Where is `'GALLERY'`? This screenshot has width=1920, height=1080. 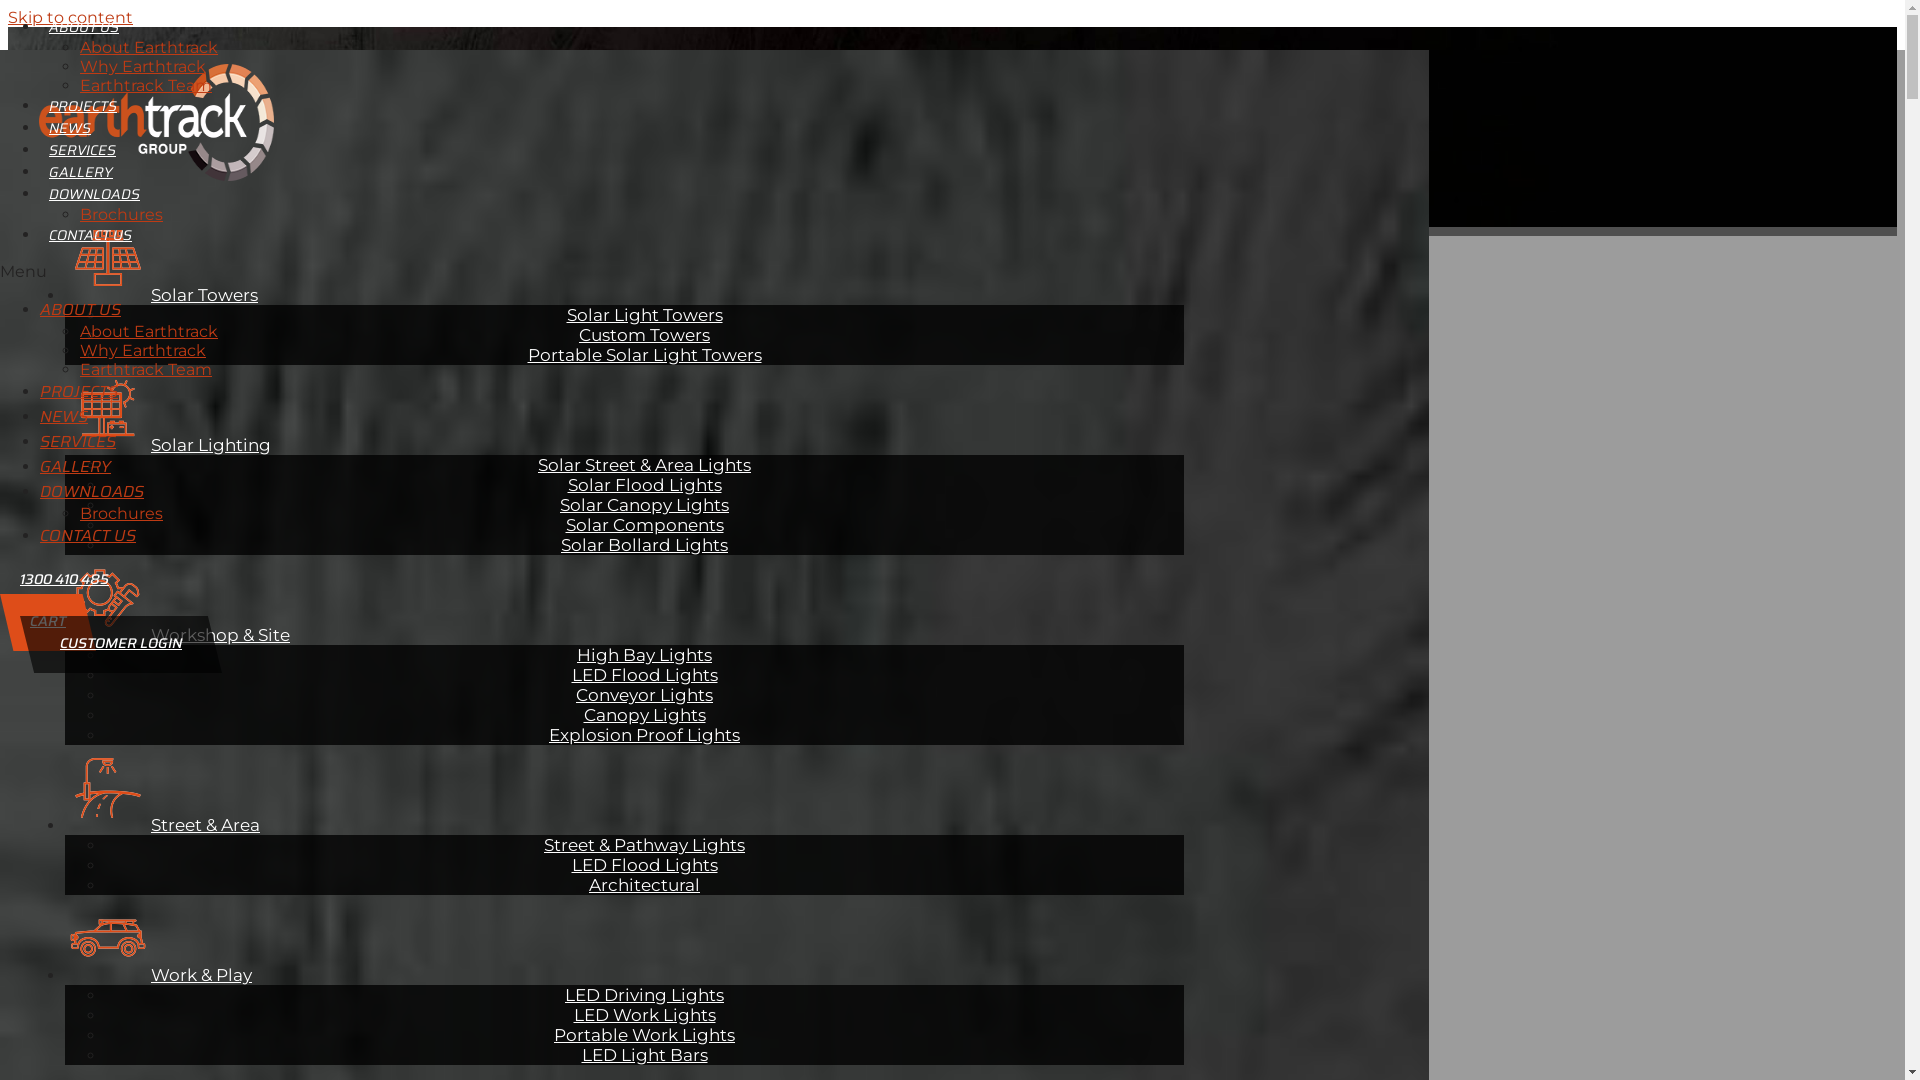
'GALLERY' is located at coordinates (80, 171).